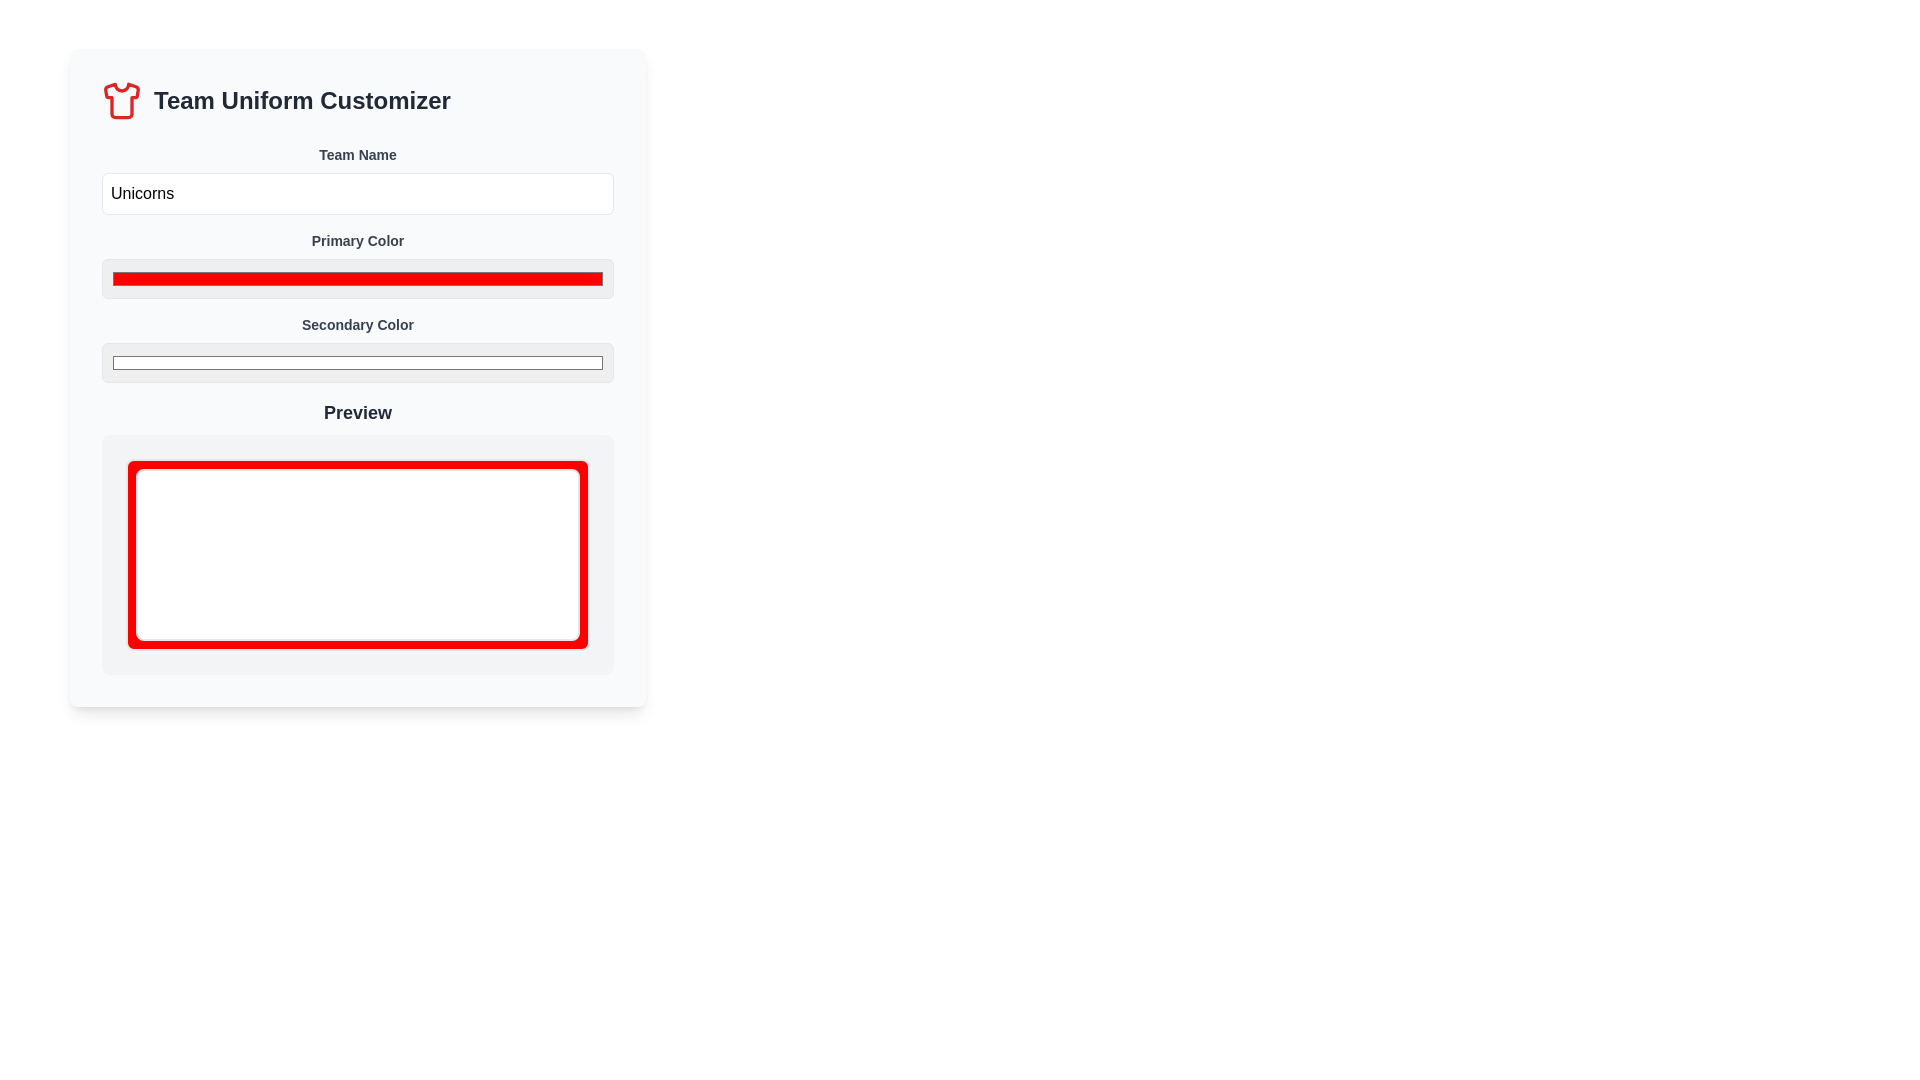 The width and height of the screenshot is (1920, 1080). I want to click on the header text displaying 'Team Uniform Customizer', which is large, bold, and dark gray, located to the right of a red shirt icon in the top section of the interface, so click(301, 100).